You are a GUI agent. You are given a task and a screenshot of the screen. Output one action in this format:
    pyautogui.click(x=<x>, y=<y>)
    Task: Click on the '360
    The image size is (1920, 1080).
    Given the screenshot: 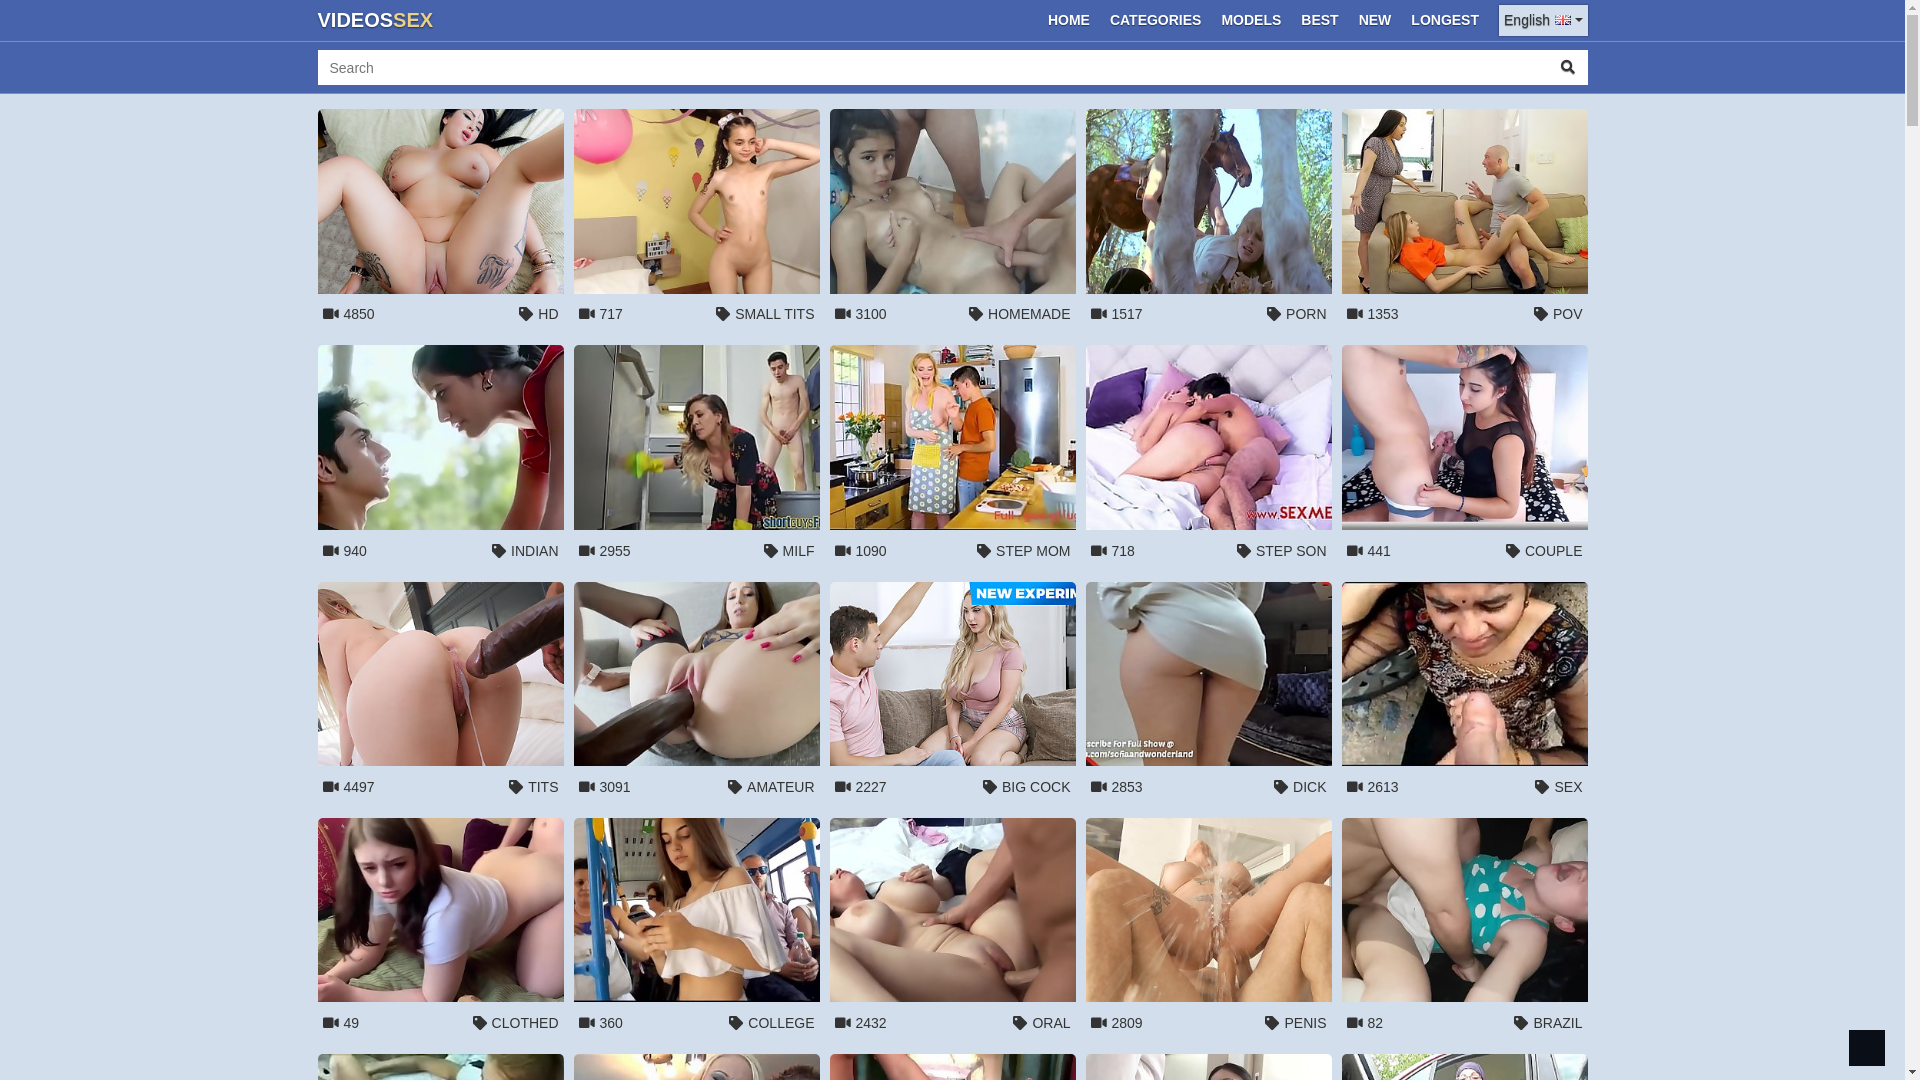 What is the action you would take?
    pyautogui.click(x=696, y=930)
    